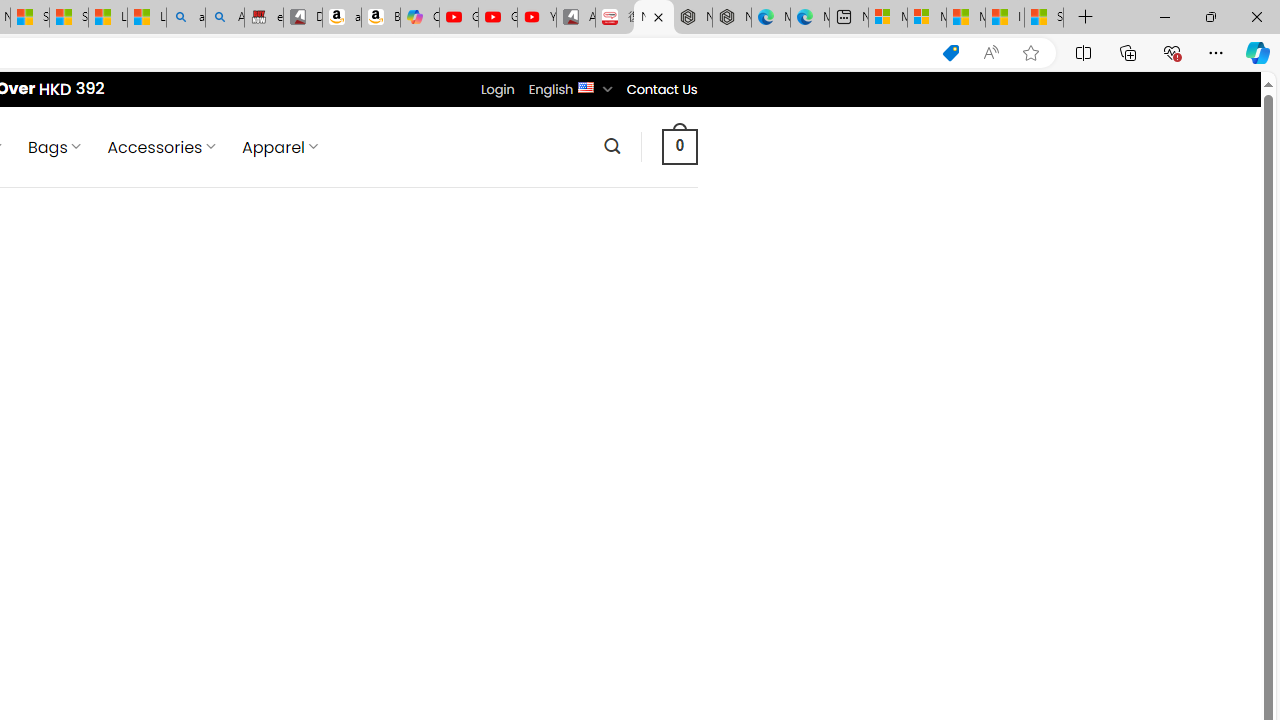  I want to click on 'Amazon Echo Dot PNG - Search Images', so click(225, 17).